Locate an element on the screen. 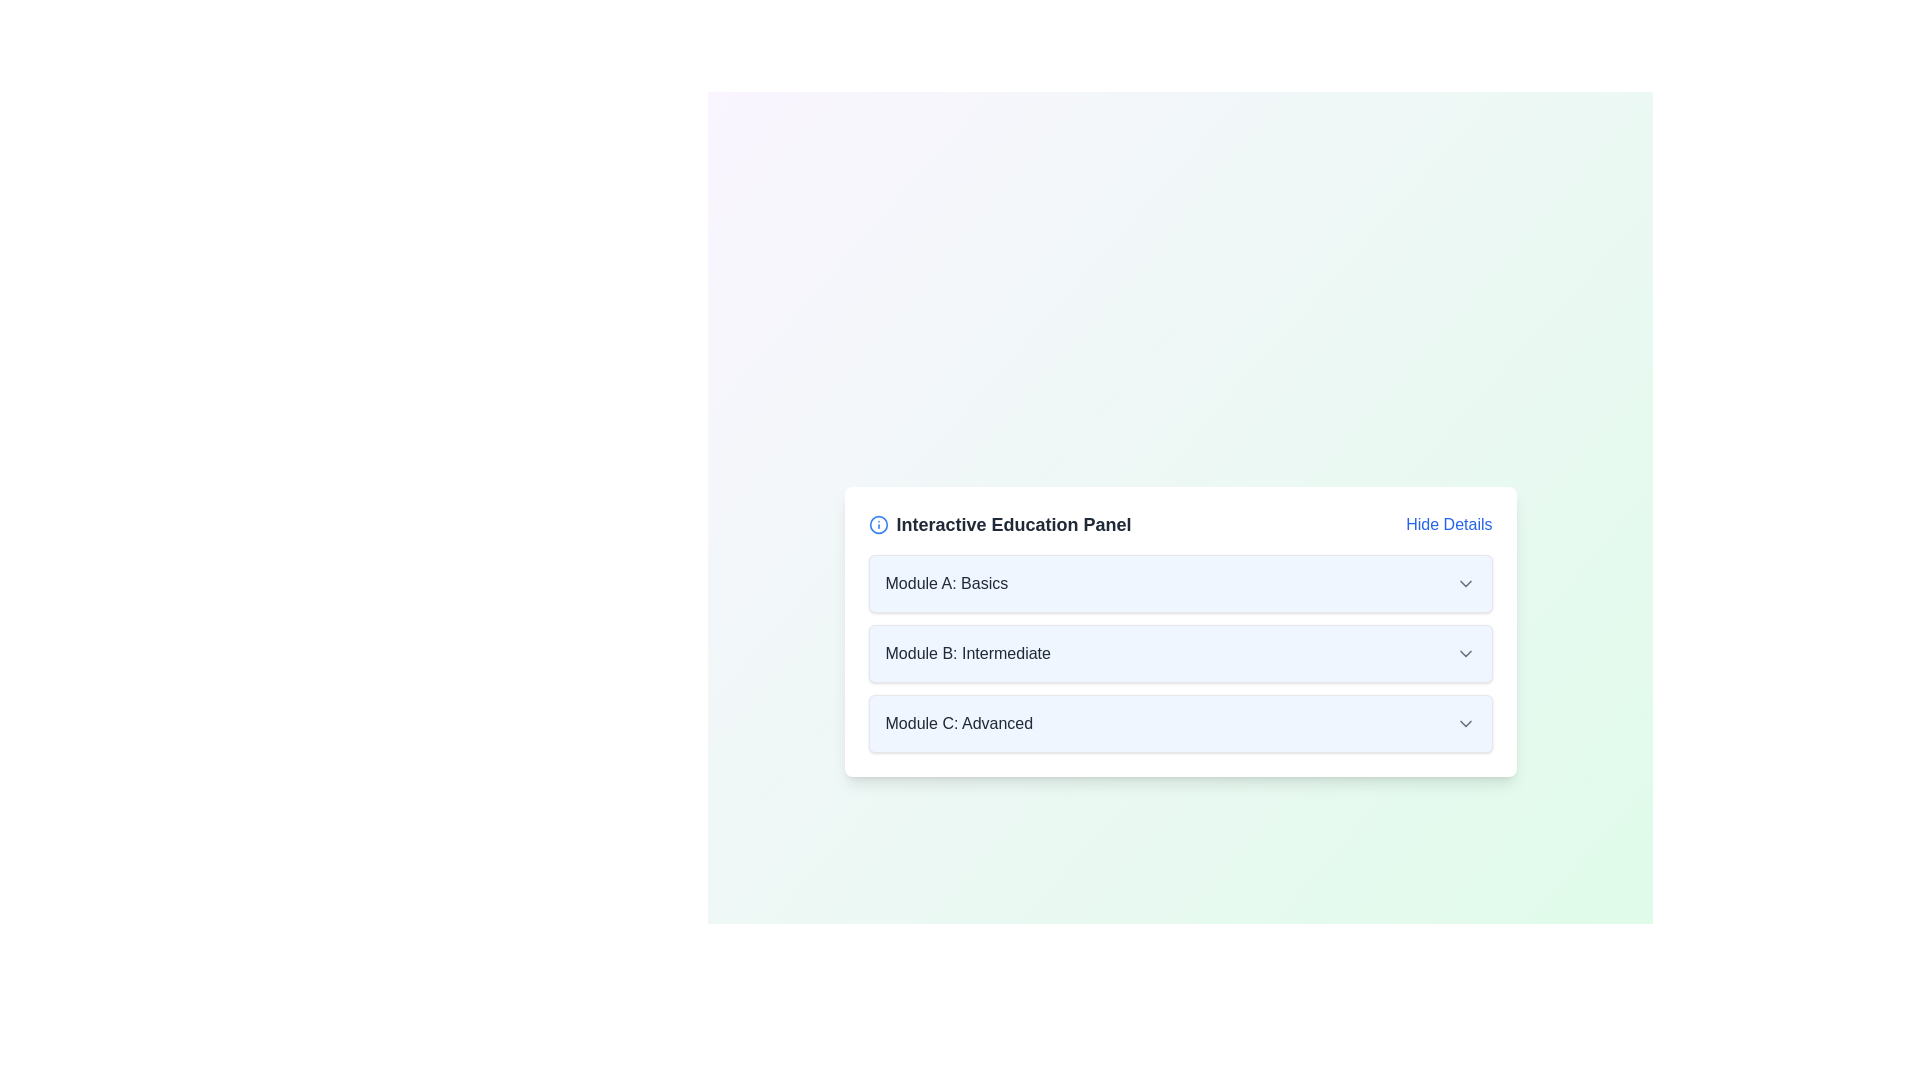 The height and width of the screenshot is (1080, 1920). text 'Module B: Intermediate' displayed in a medium-weight font in dark gray color within a card layout is located at coordinates (968, 654).